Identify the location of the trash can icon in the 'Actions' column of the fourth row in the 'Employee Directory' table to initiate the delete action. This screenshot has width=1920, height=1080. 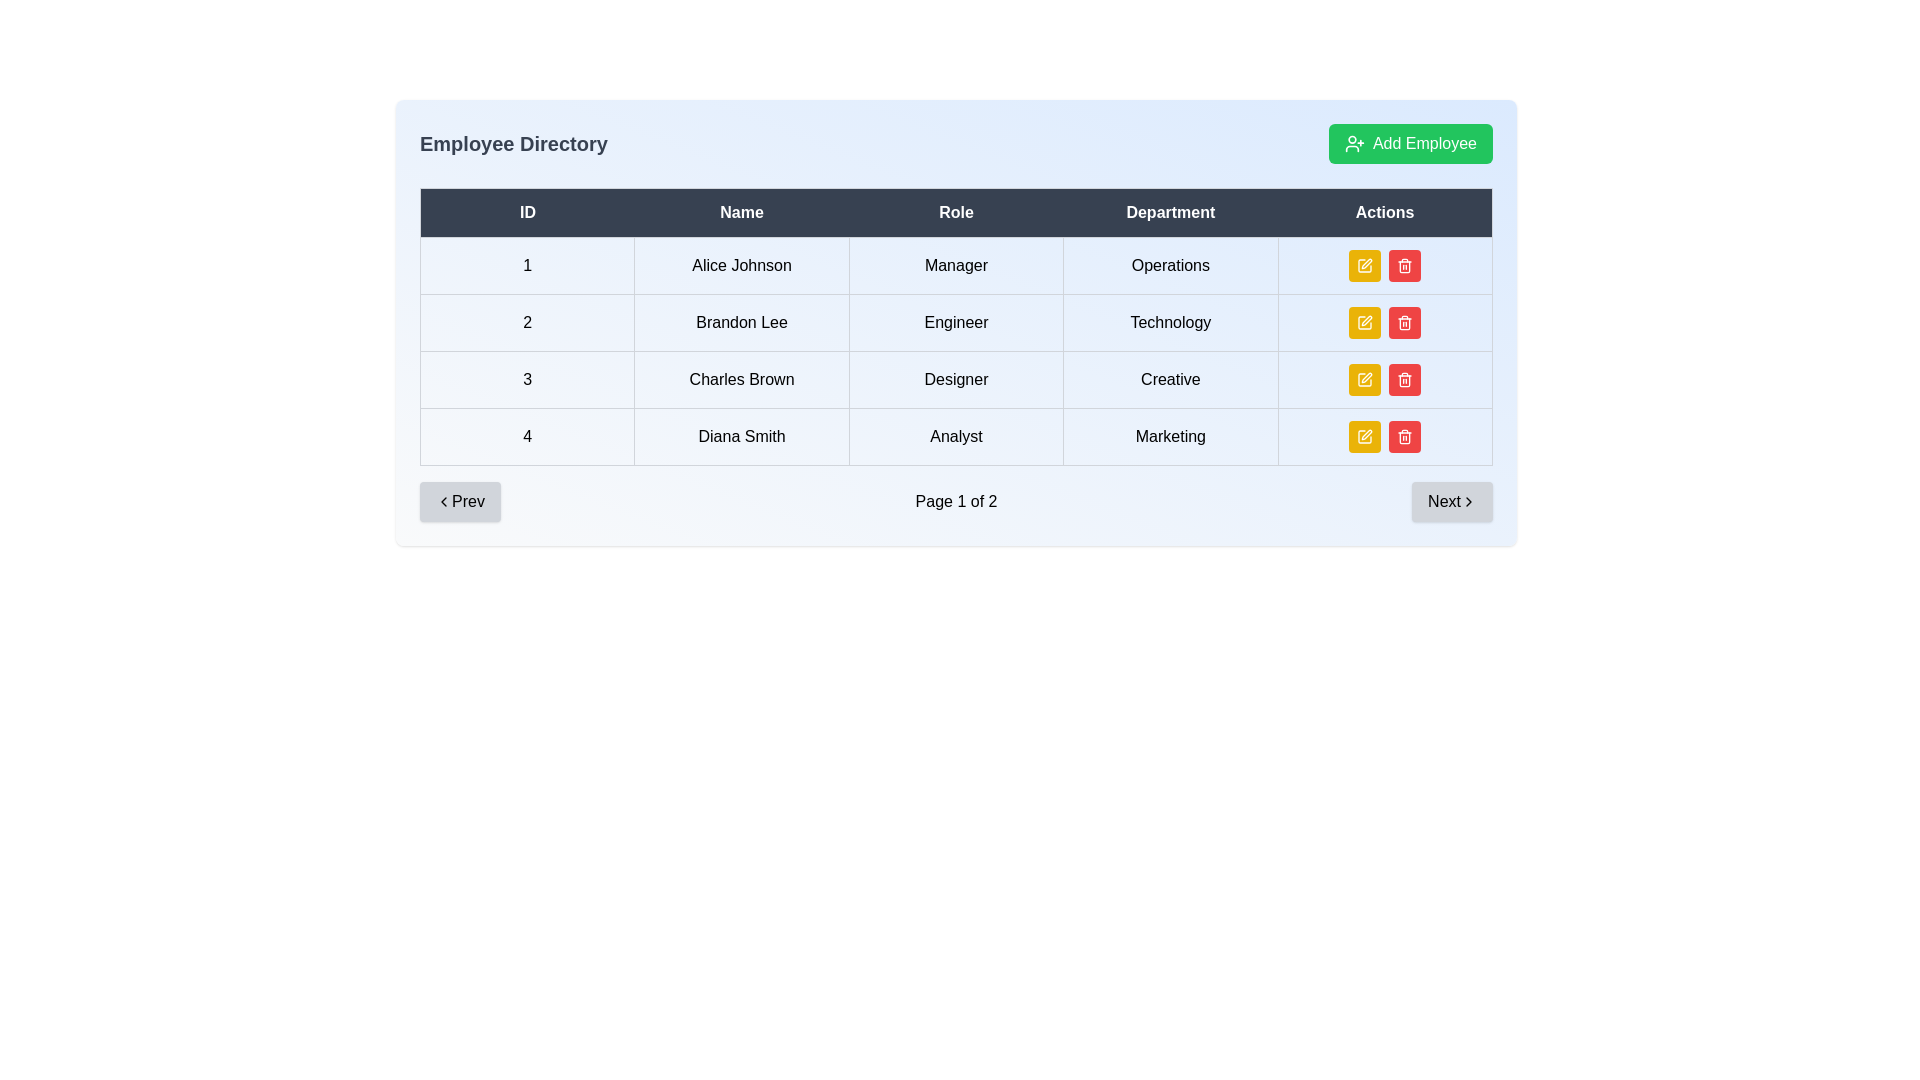
(1404, 381).